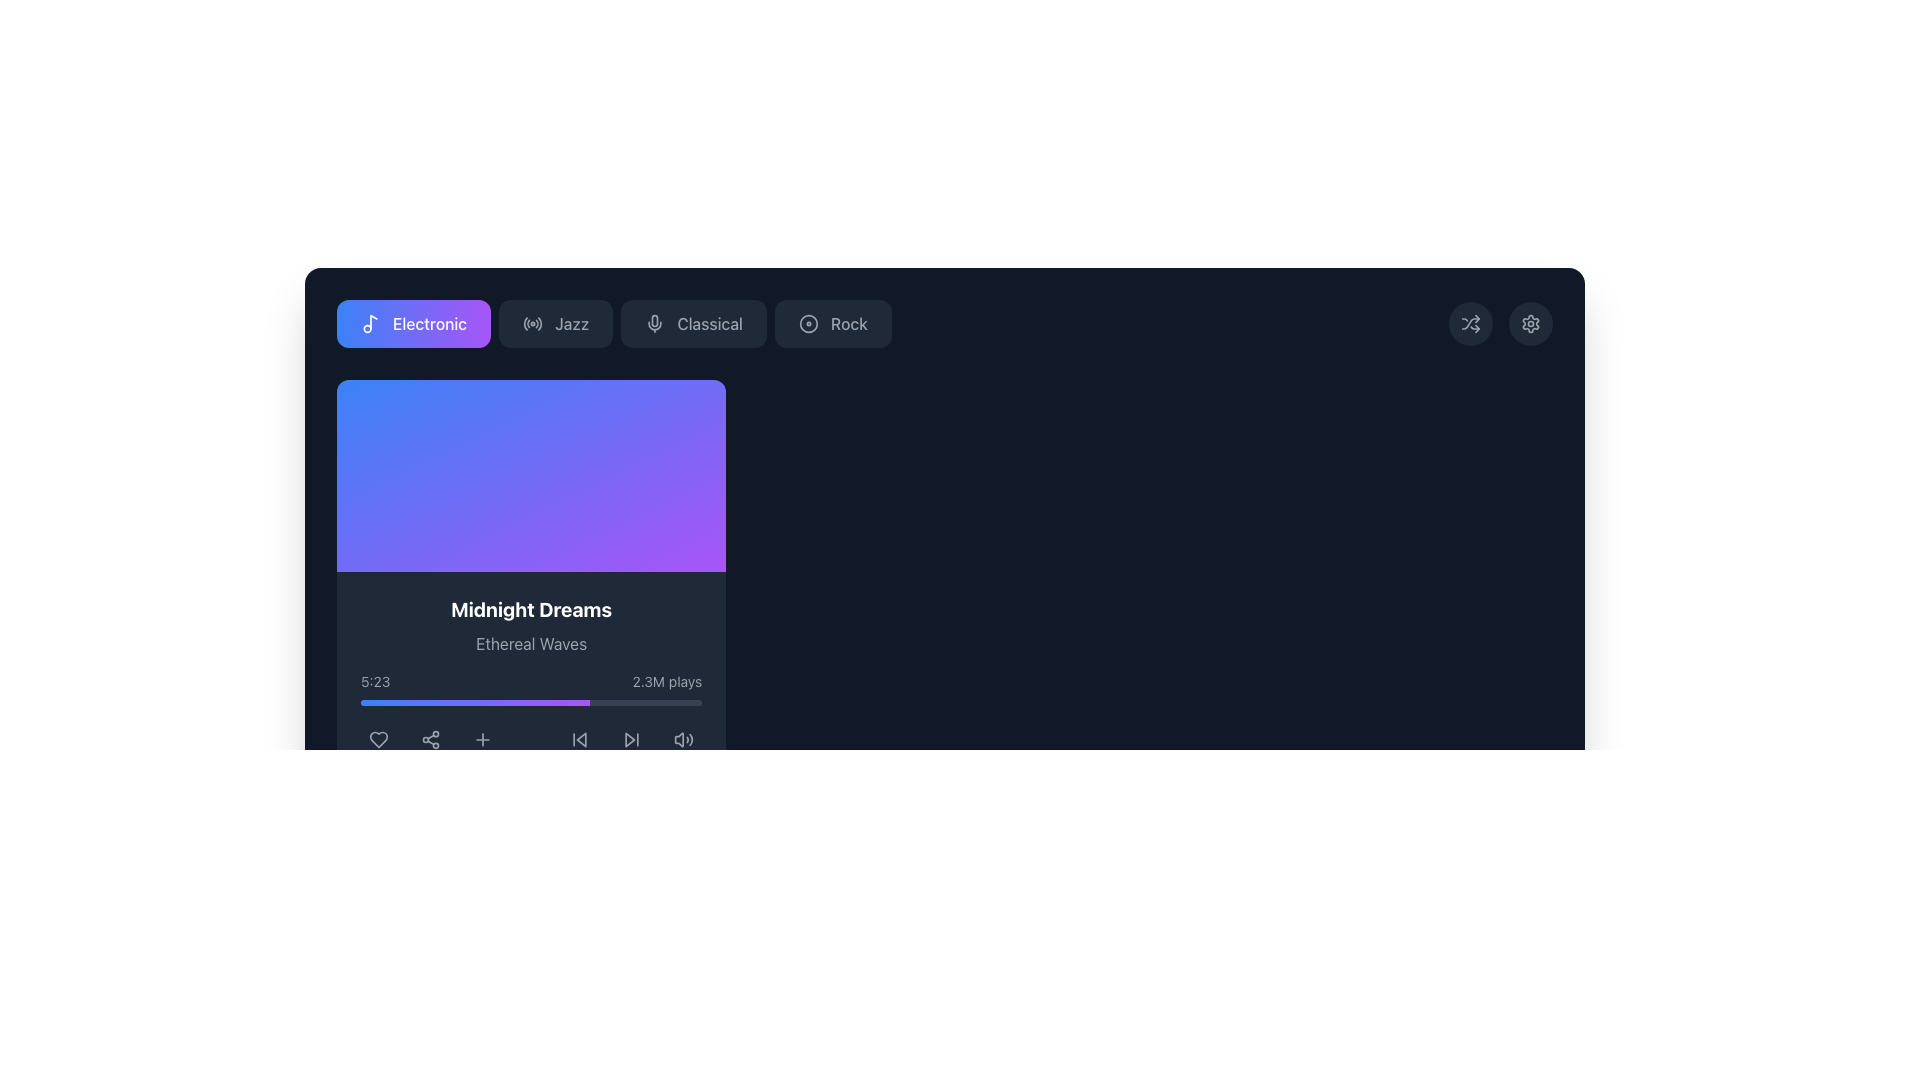  What do you see at coordinates (684, 740) in the screenshot?
I see `the Audio control button, which is the third interactive icon from the right in the bottom-right area of the playback controls` at bounding box center [684, 740].